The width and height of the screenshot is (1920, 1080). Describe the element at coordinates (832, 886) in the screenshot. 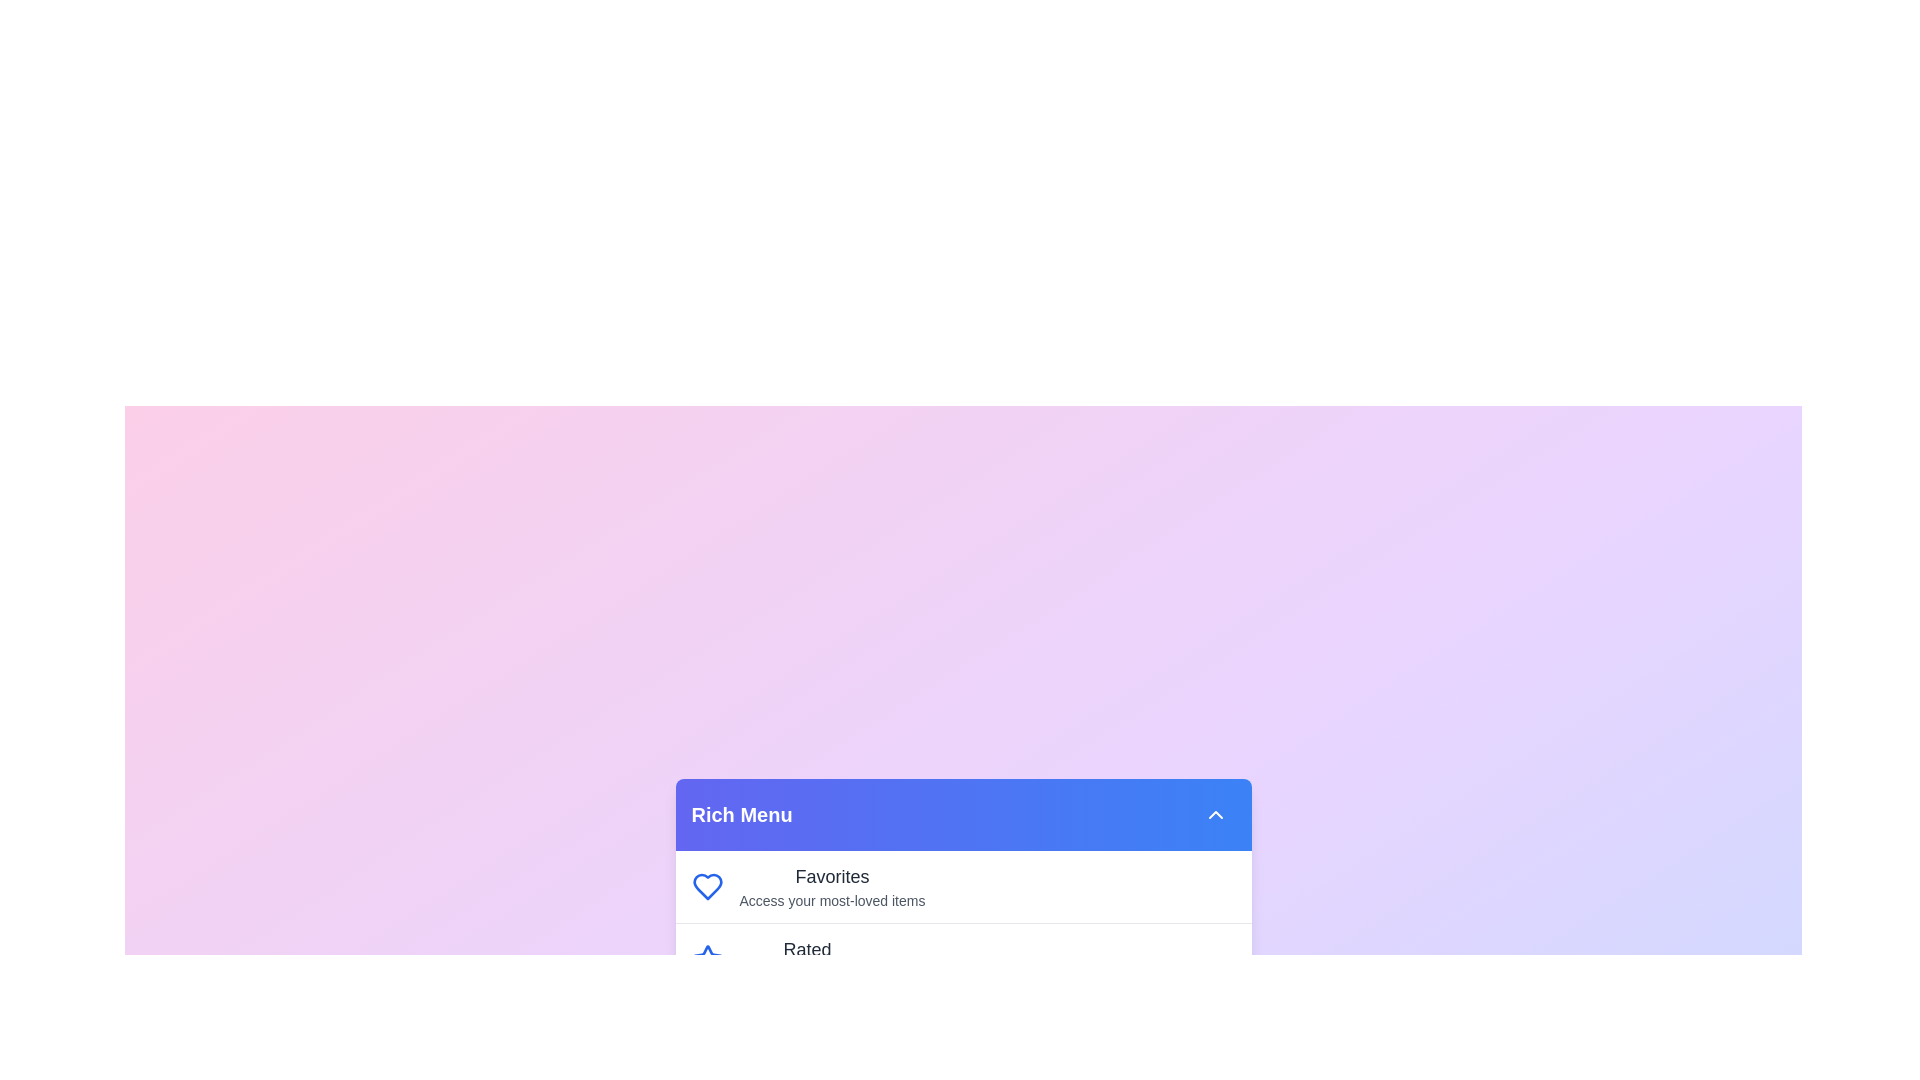

I see `the menu item labeled Favorites by clicking on it` at that location.